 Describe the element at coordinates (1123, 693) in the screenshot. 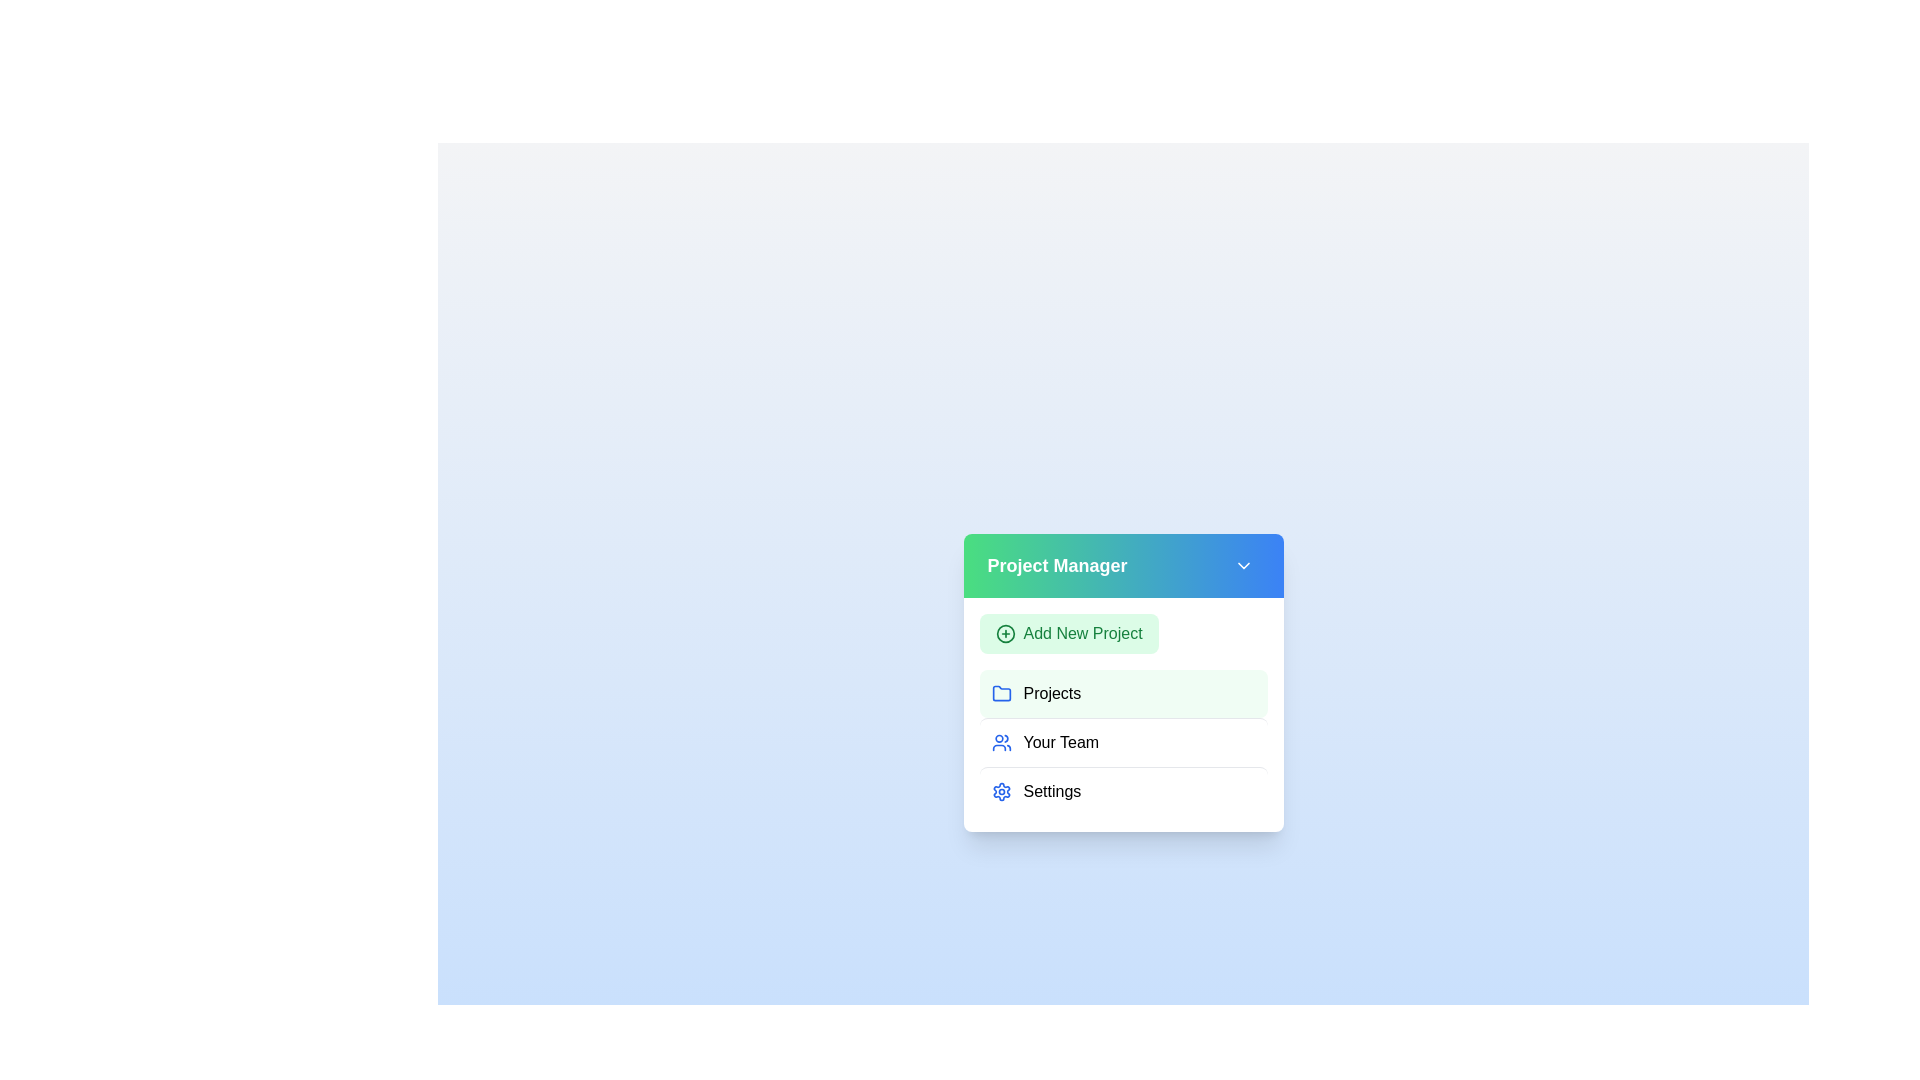

I see `the menu item Projects by clicking on it` at that location.